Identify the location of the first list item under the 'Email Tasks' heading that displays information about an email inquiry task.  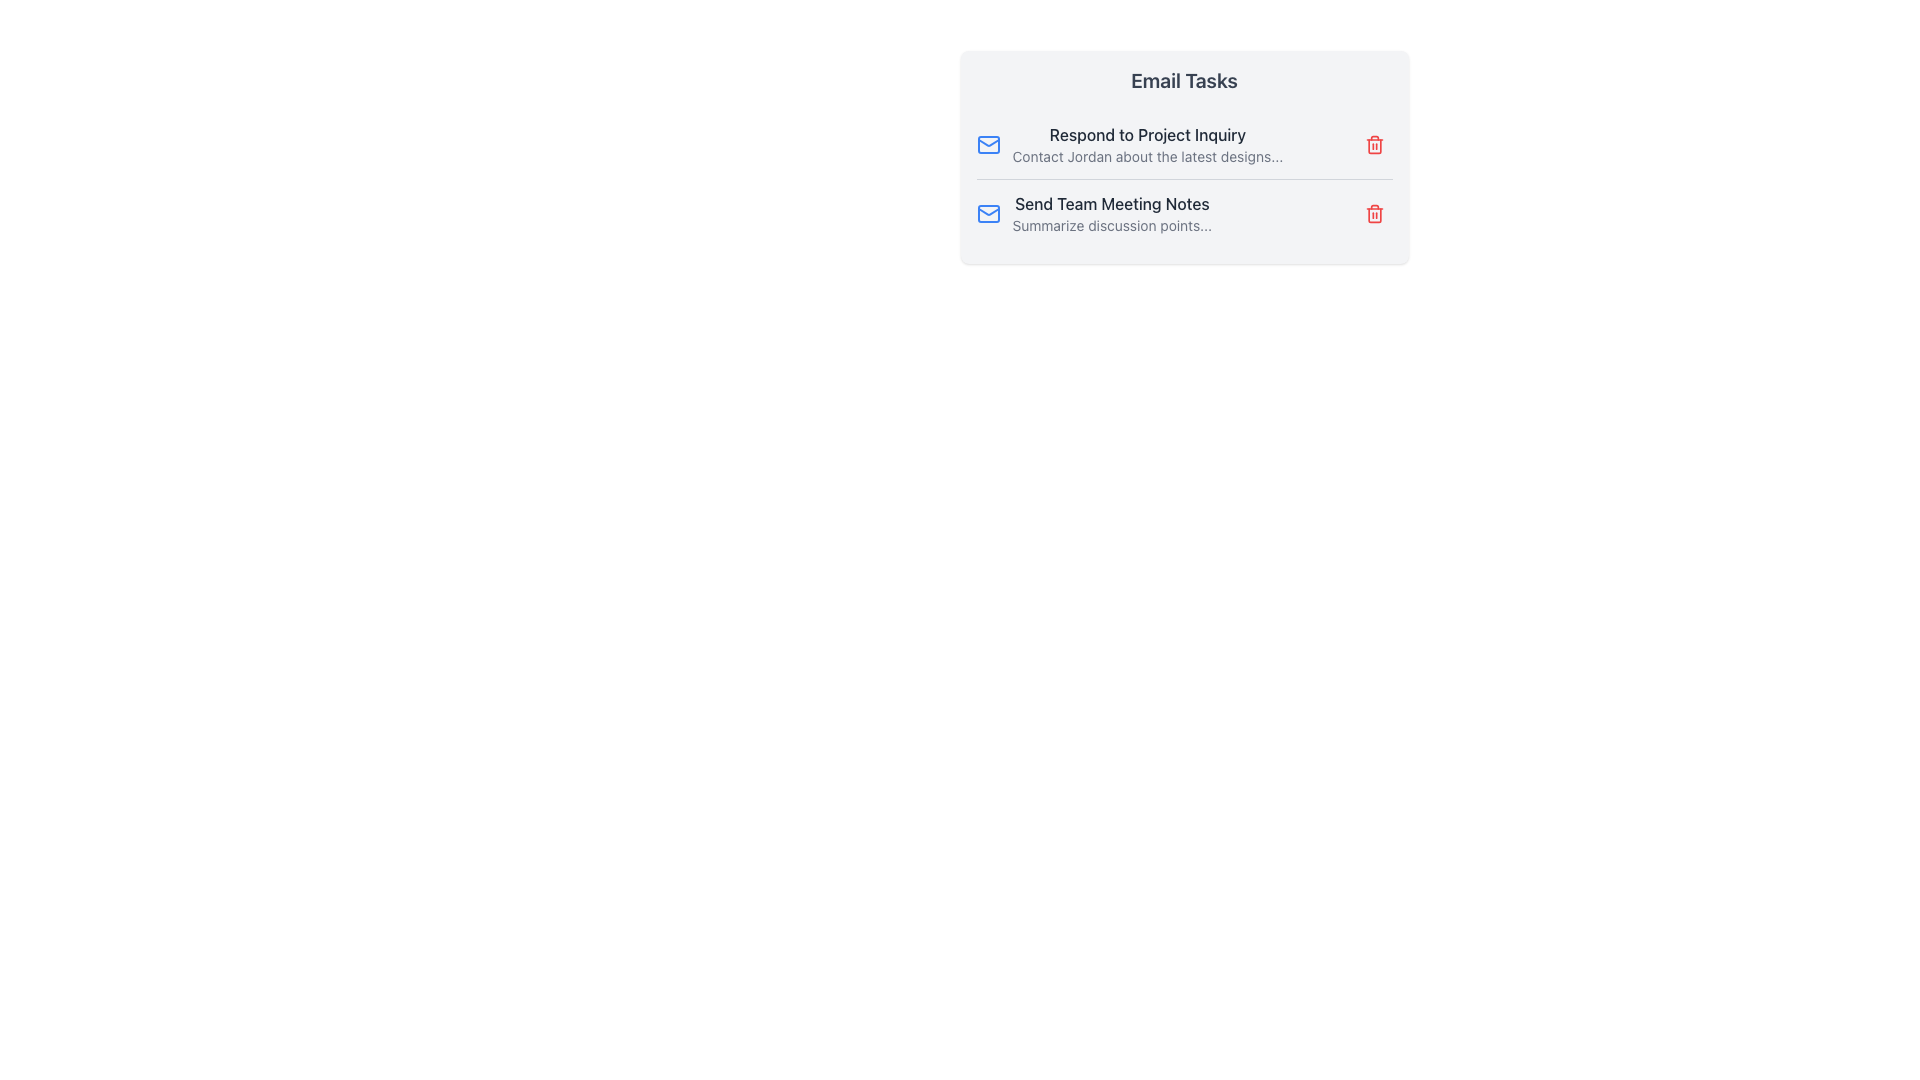
(1129, 144).